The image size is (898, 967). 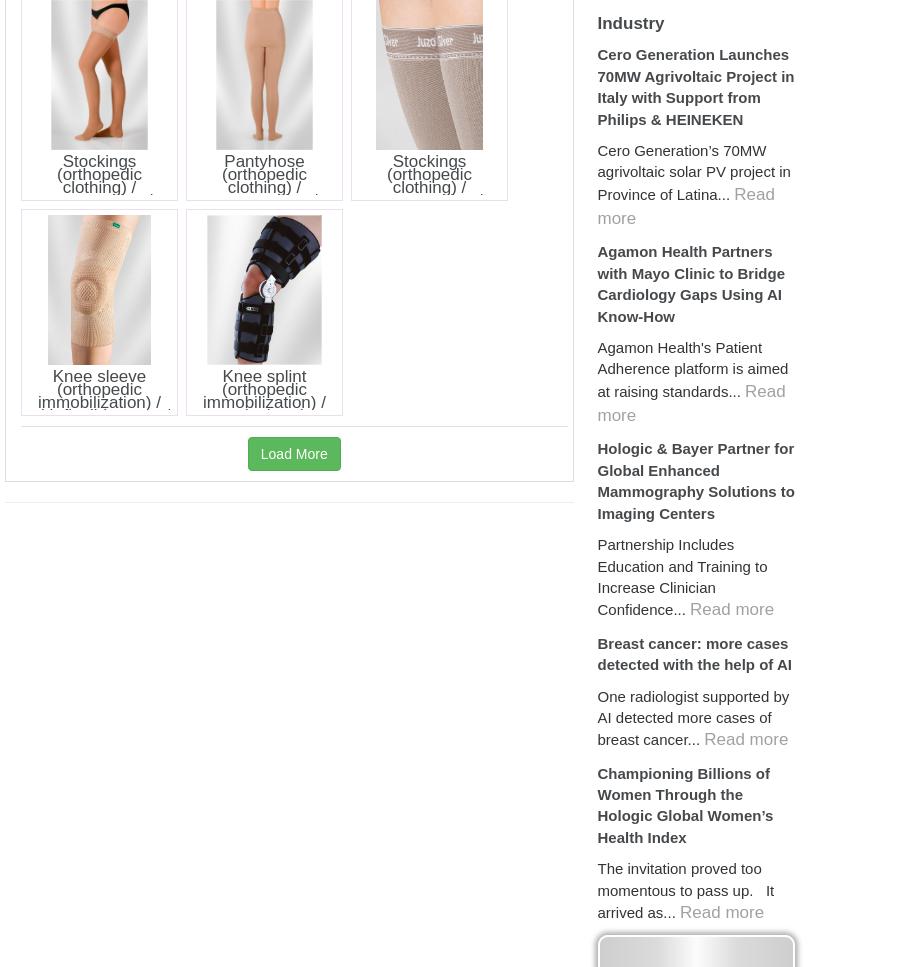 What do you see at coordinates (692, 716) in the screenshot?
I see `'One radiologist supported by AI detected more cases of breast cancer...'` at bounding box center [692, 716].